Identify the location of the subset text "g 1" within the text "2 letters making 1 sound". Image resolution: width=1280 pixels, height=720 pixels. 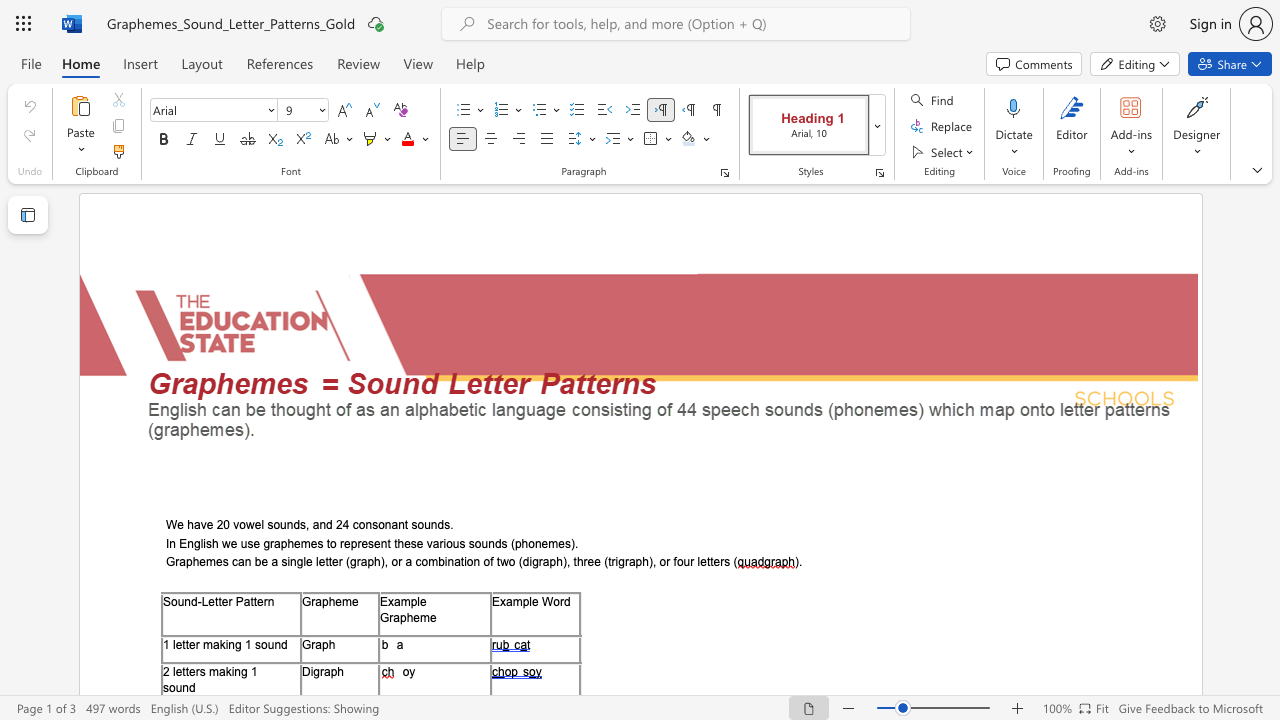
(240, 671).